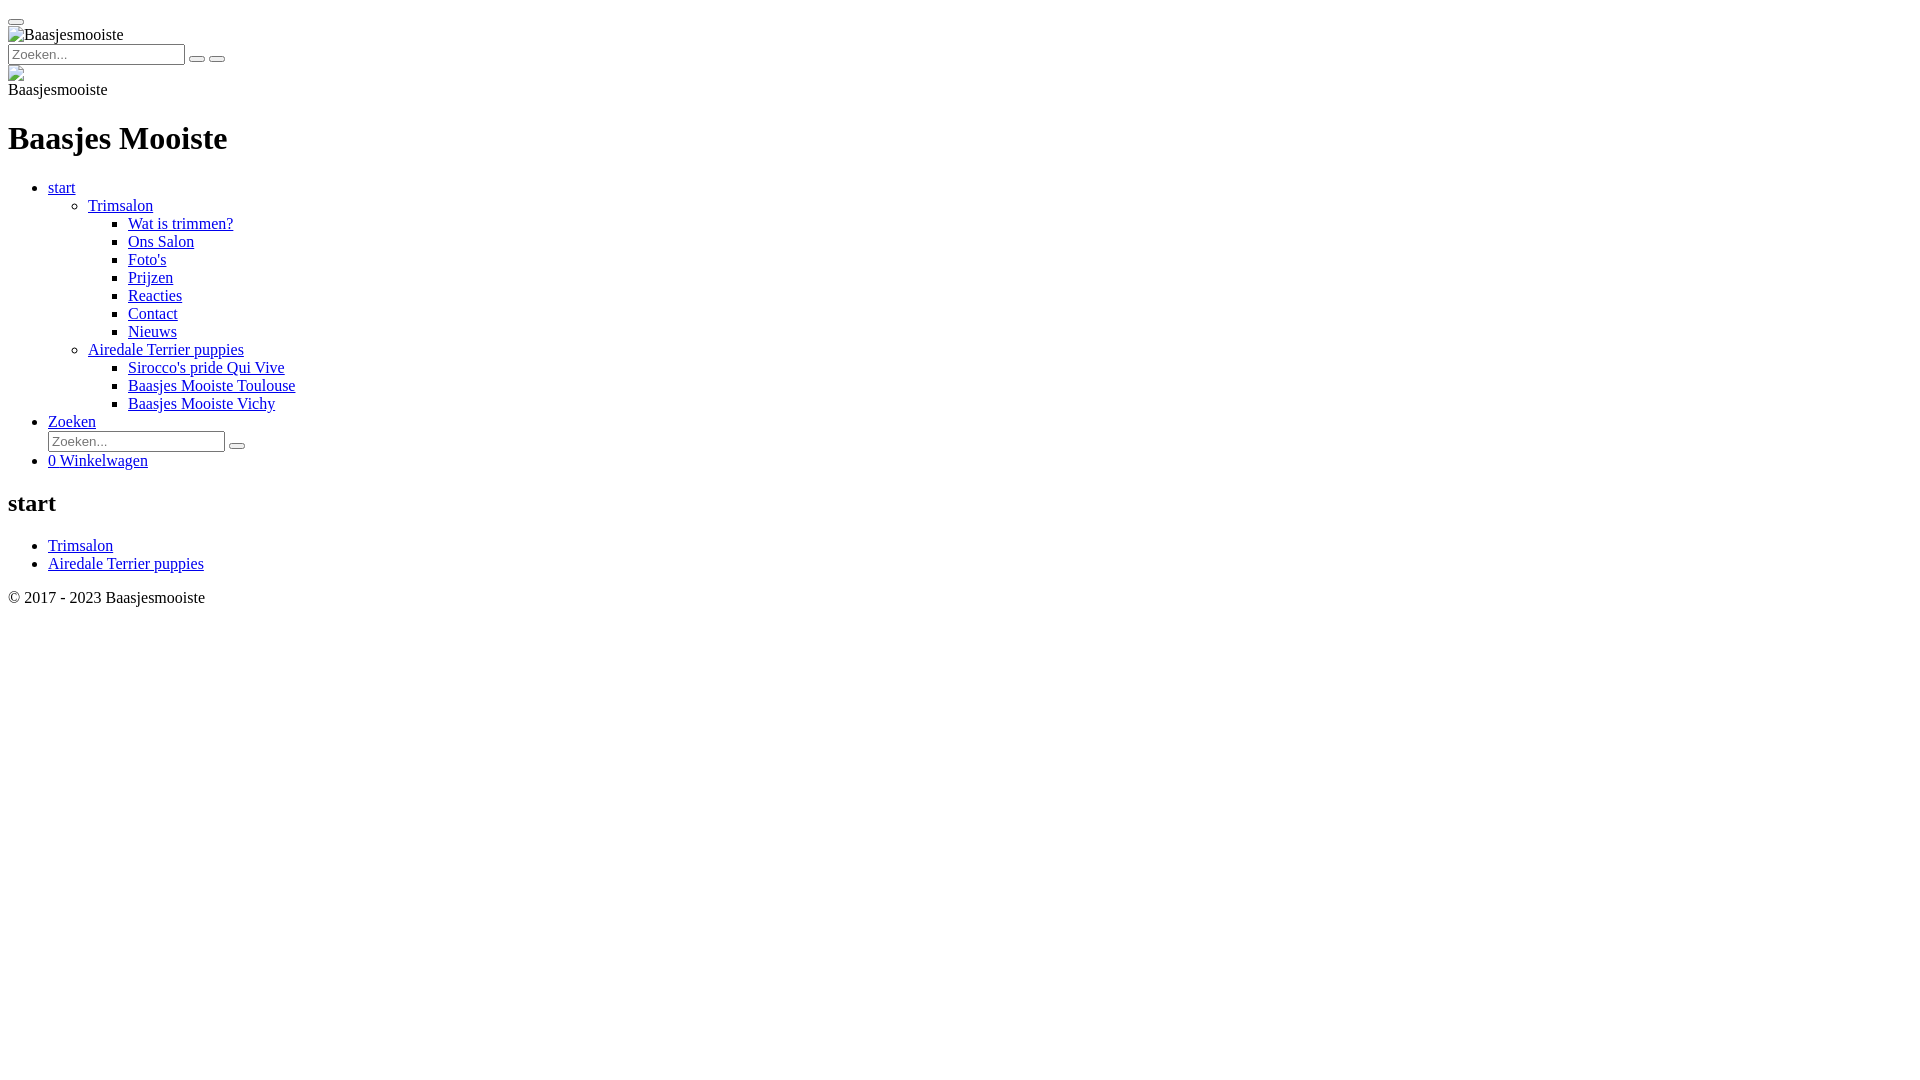 Image resolution: width=1920 pixels, height=1080 pixels. What do you see at coordinates (211, 385) in the screenshot?
I see `'Baasjes Mooiste Toulouse'` at bounding box center [211, 385].